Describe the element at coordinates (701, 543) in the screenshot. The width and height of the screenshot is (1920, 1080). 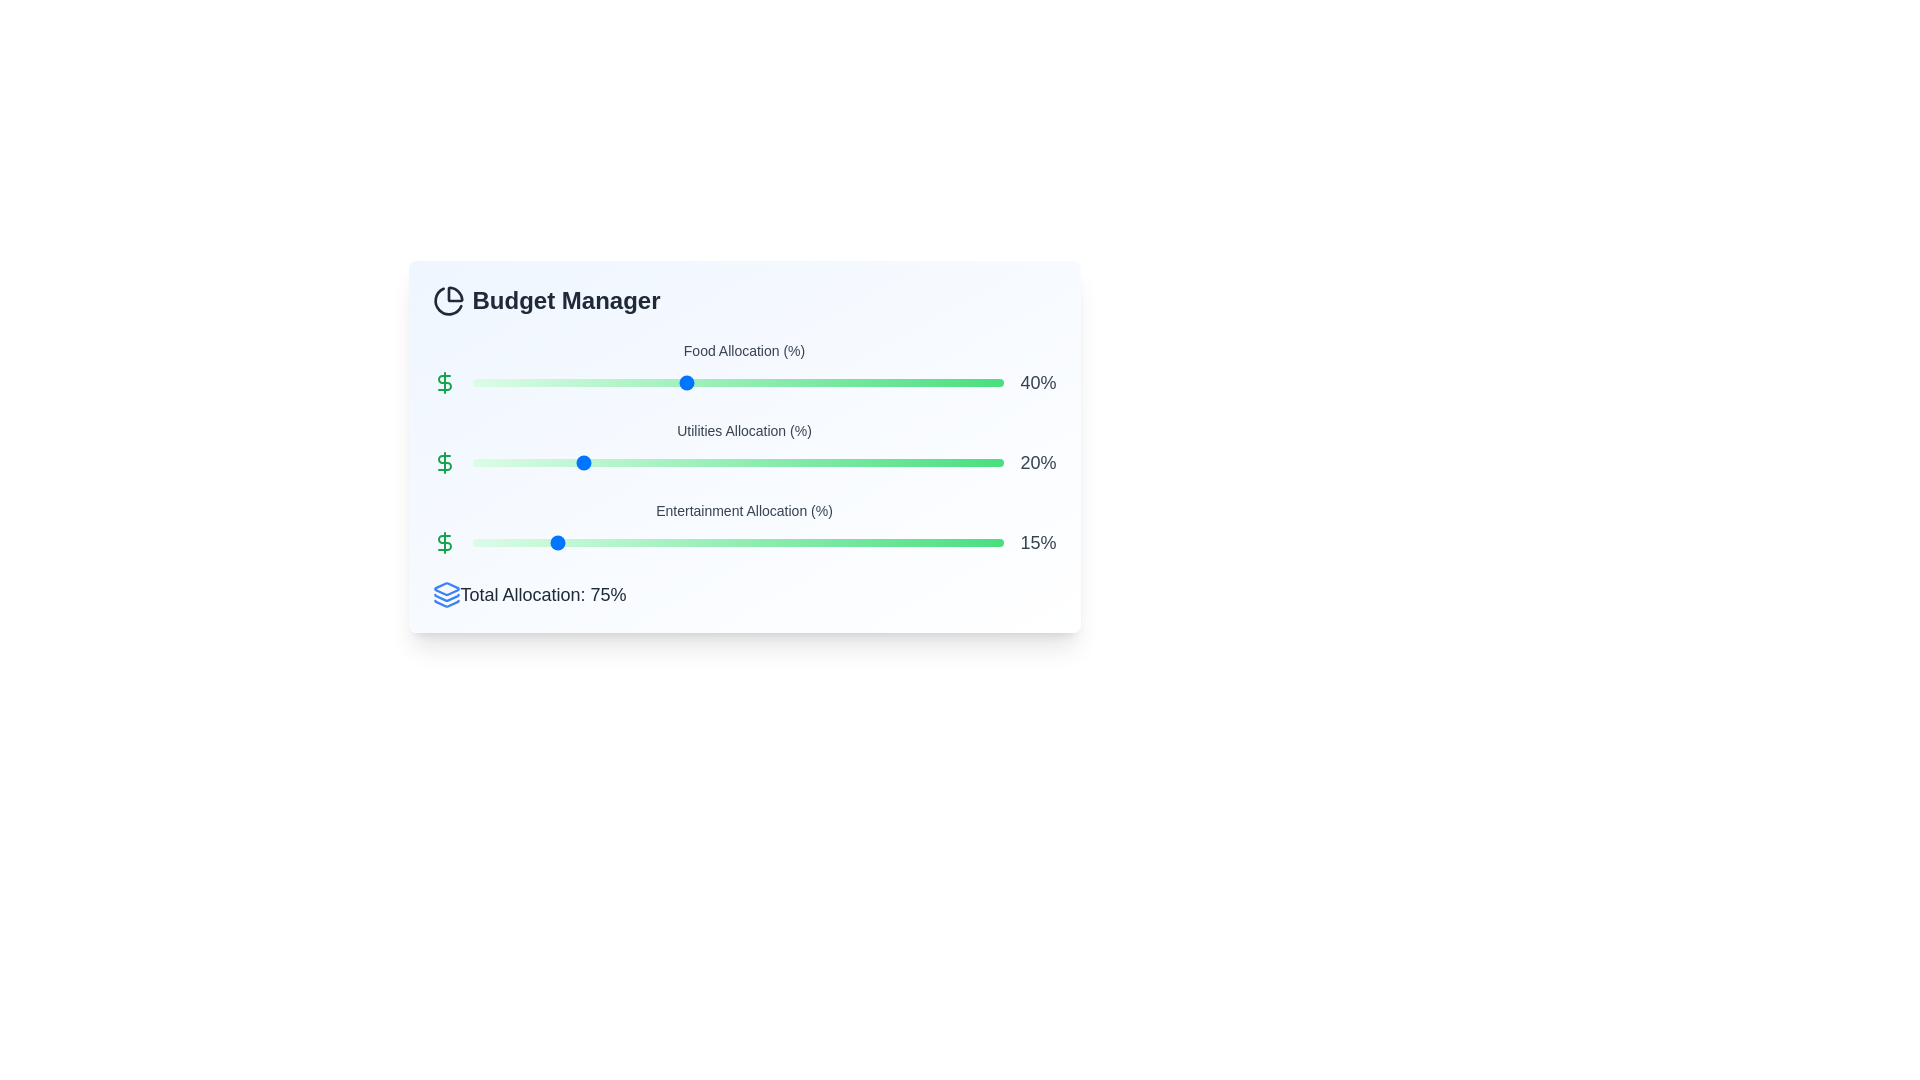
I see `the Entertainment Allocation slider to 43%` at that location.